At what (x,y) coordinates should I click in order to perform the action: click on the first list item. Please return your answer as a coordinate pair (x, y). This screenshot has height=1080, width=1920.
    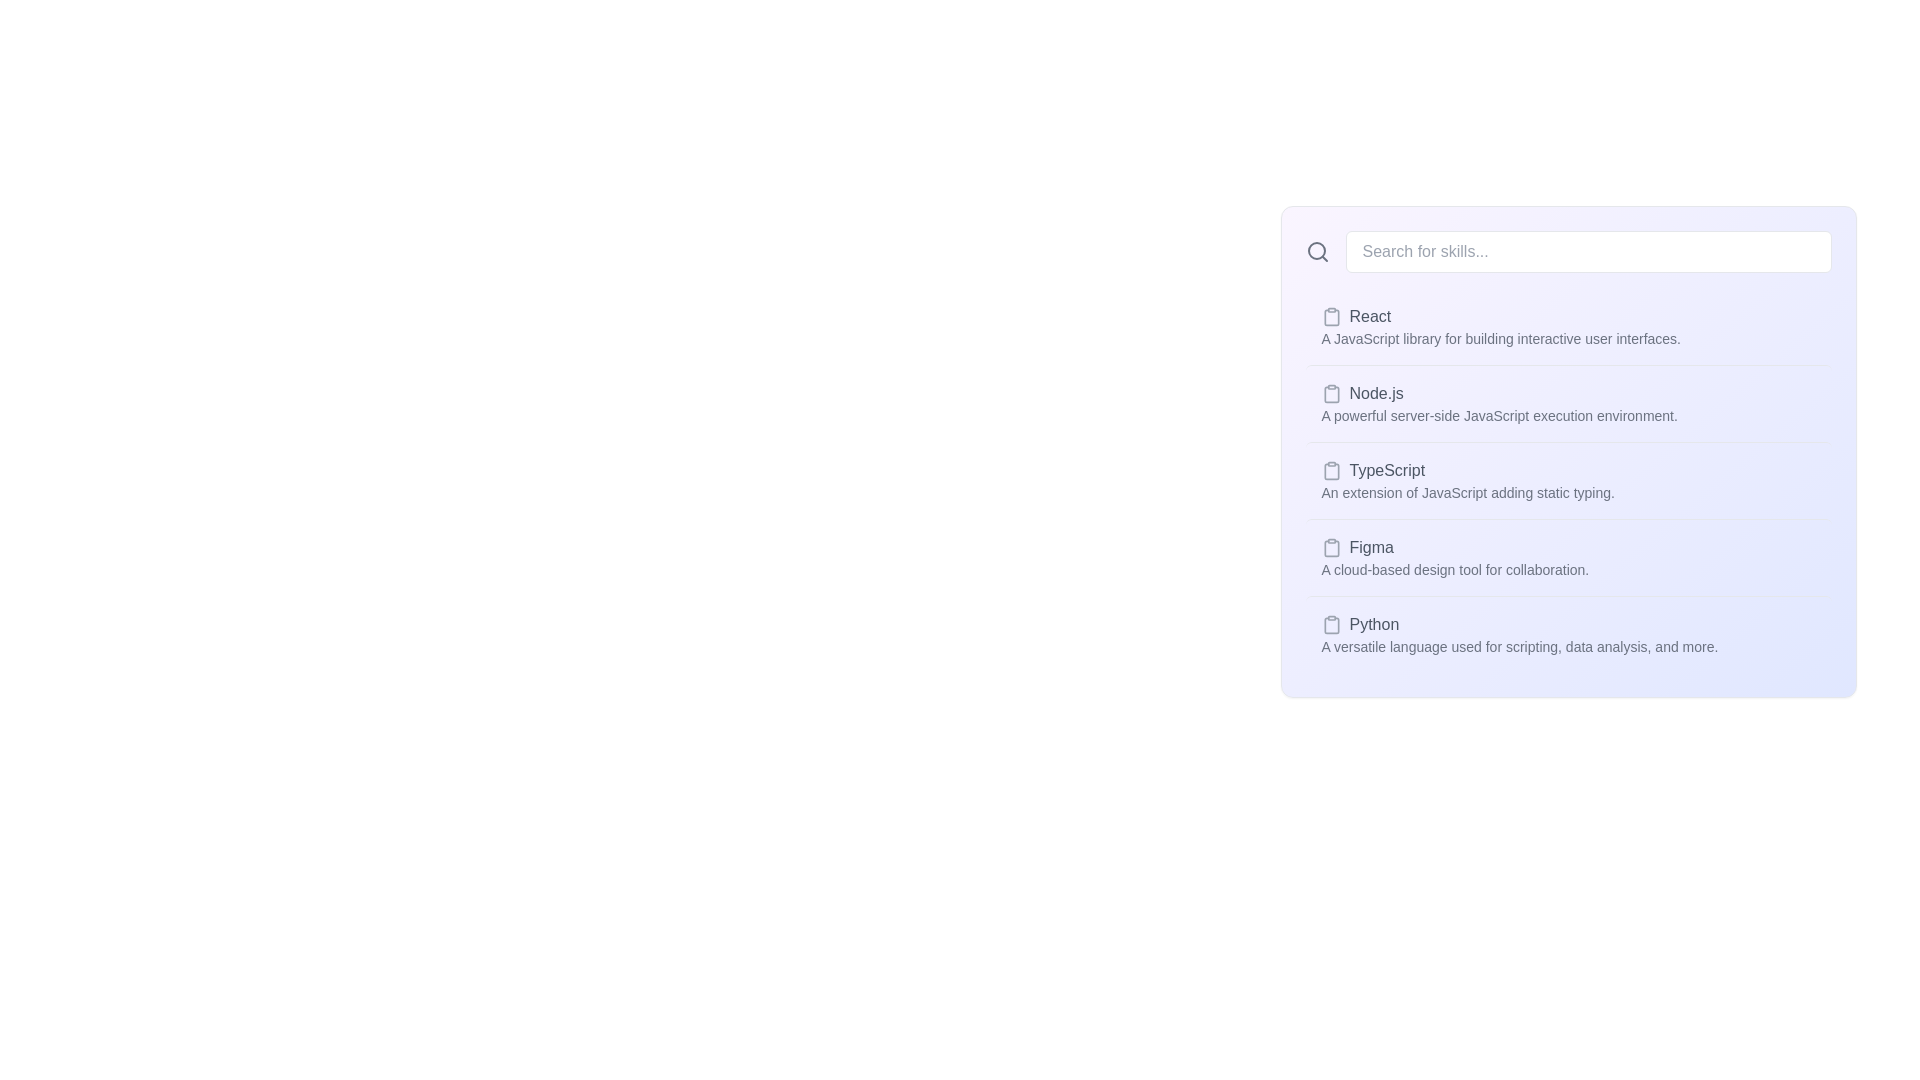
    Looking at the image, I should click on (1501, 326).